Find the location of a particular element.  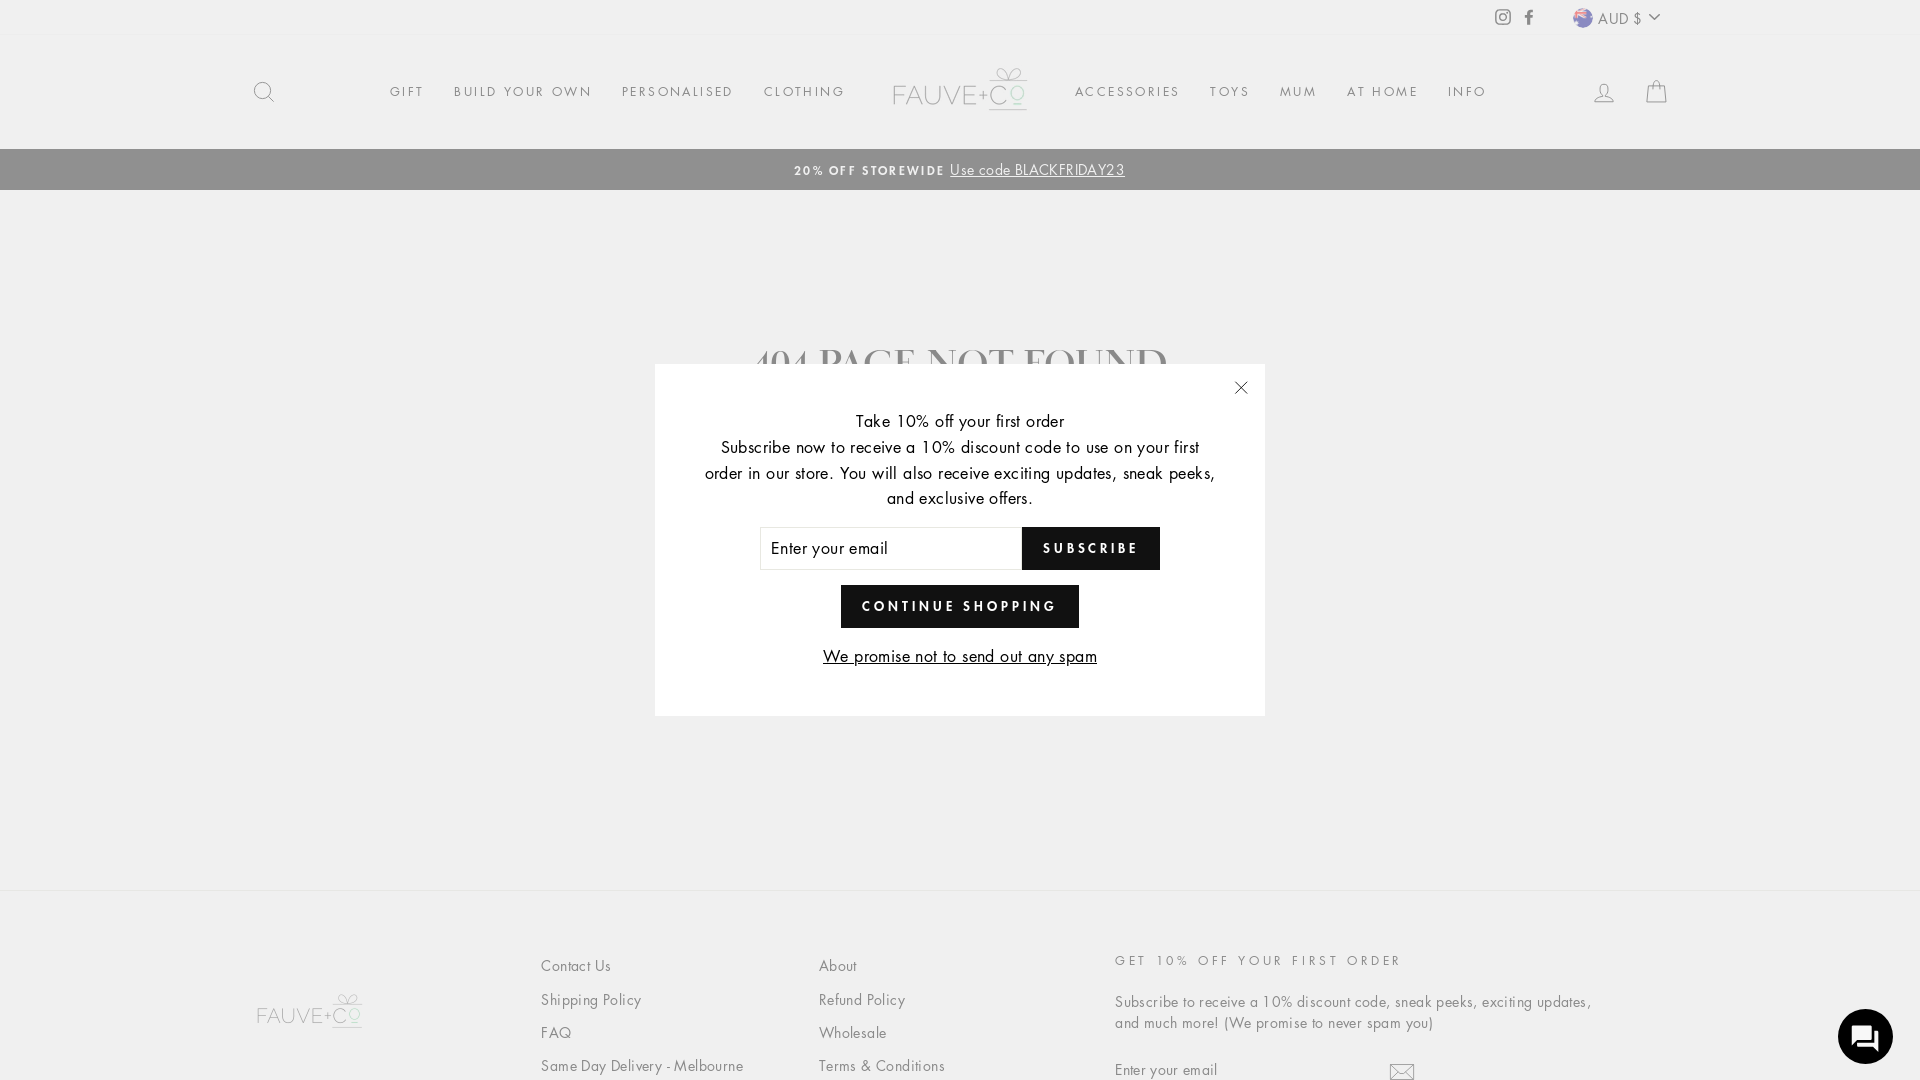

'Skip to content' is located at coordinates (0, 0).